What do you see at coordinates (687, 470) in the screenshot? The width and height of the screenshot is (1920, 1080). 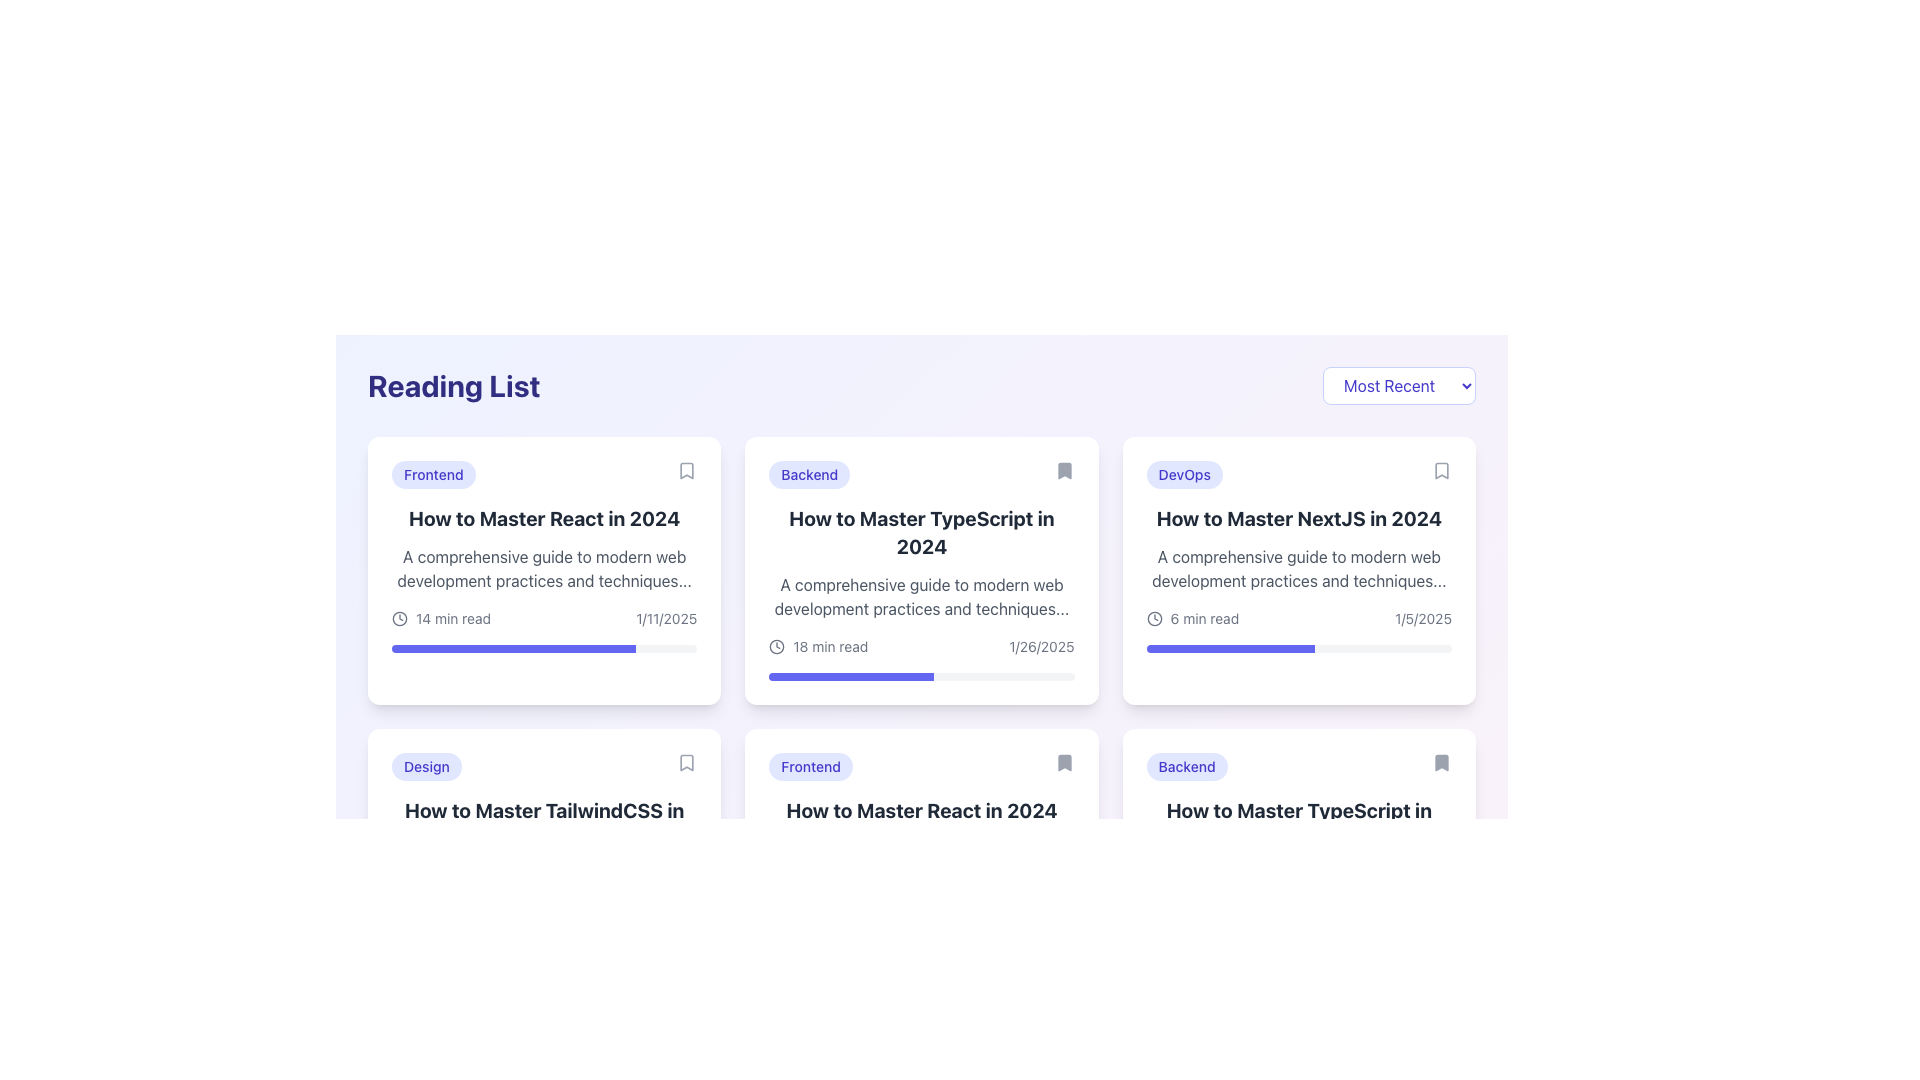 I see `the bookmark icon located at the top-right corner of the 'How to Master React in 2024' card in the 'Reading List' section` at bounding box center [687, 470].